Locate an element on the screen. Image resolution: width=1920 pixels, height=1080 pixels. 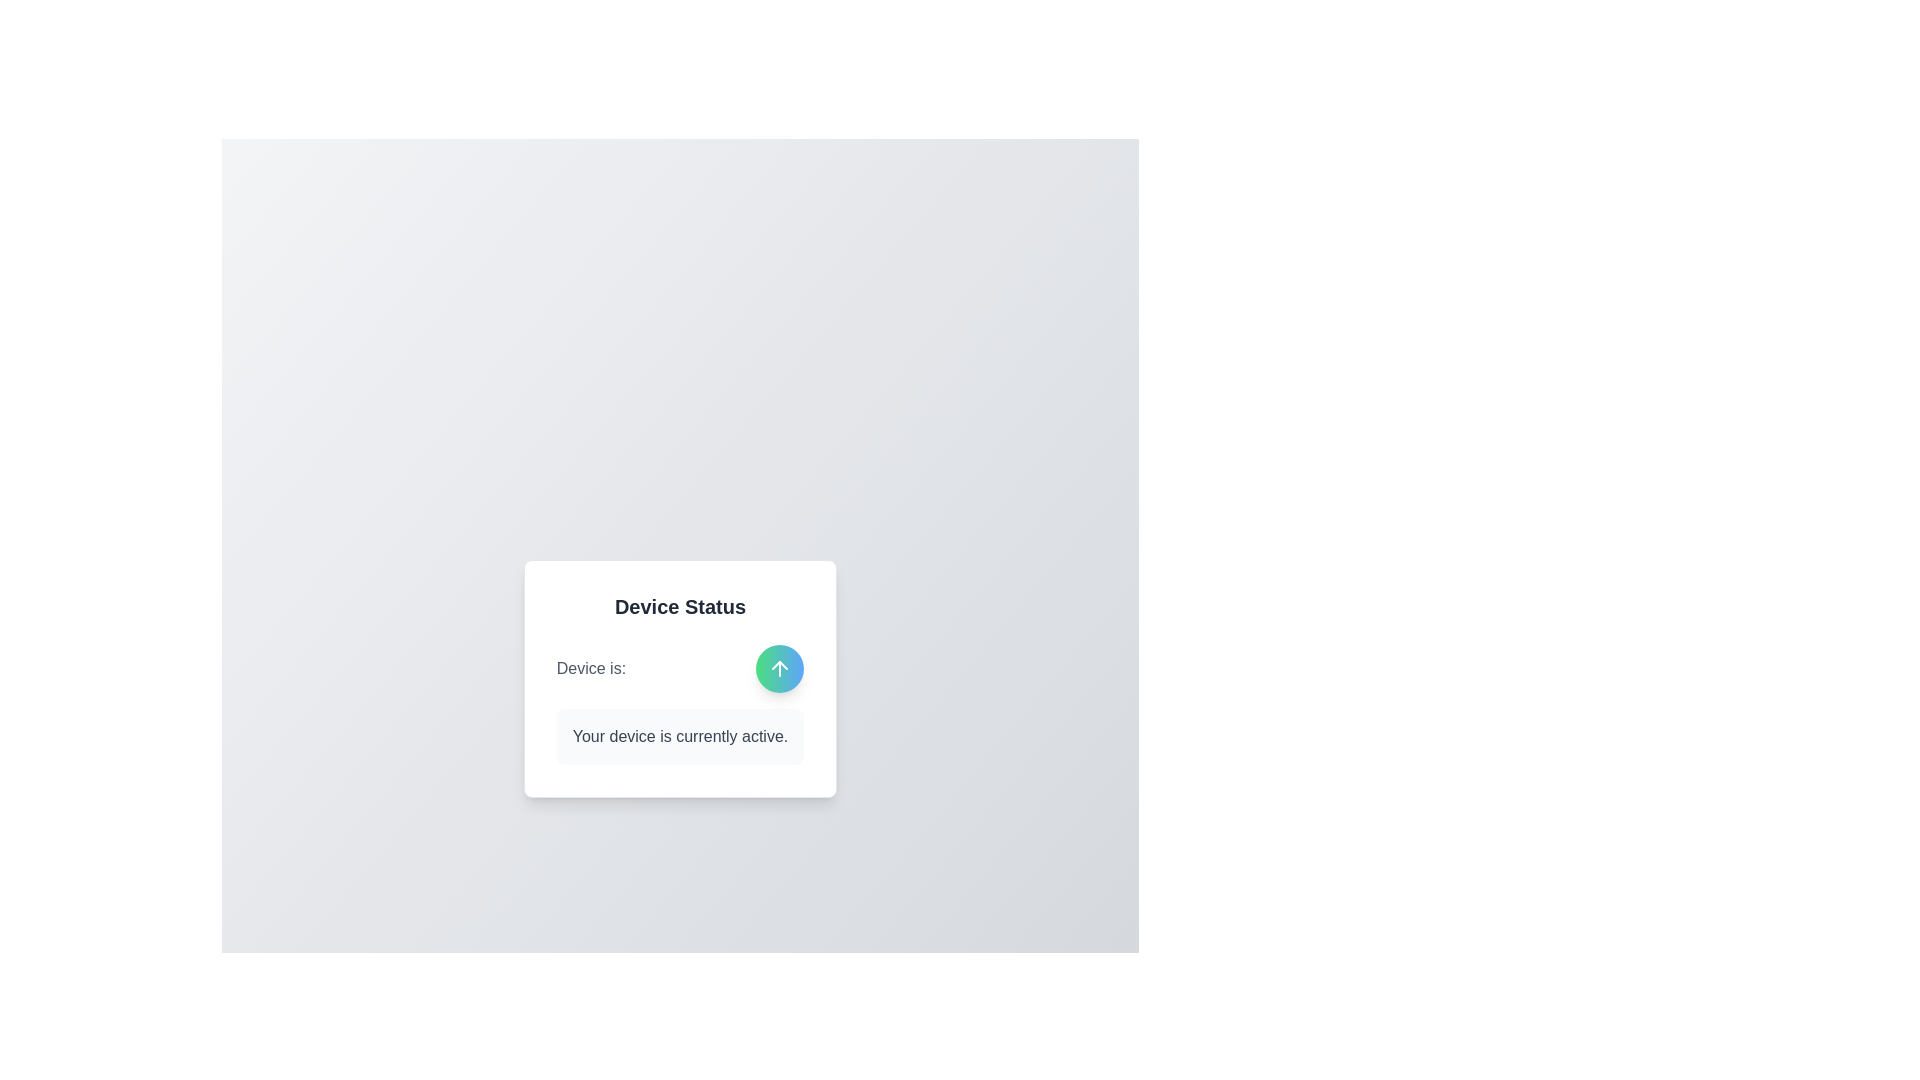
the interactive button in the 'Device Status' section is located at coordinates (680, 668).